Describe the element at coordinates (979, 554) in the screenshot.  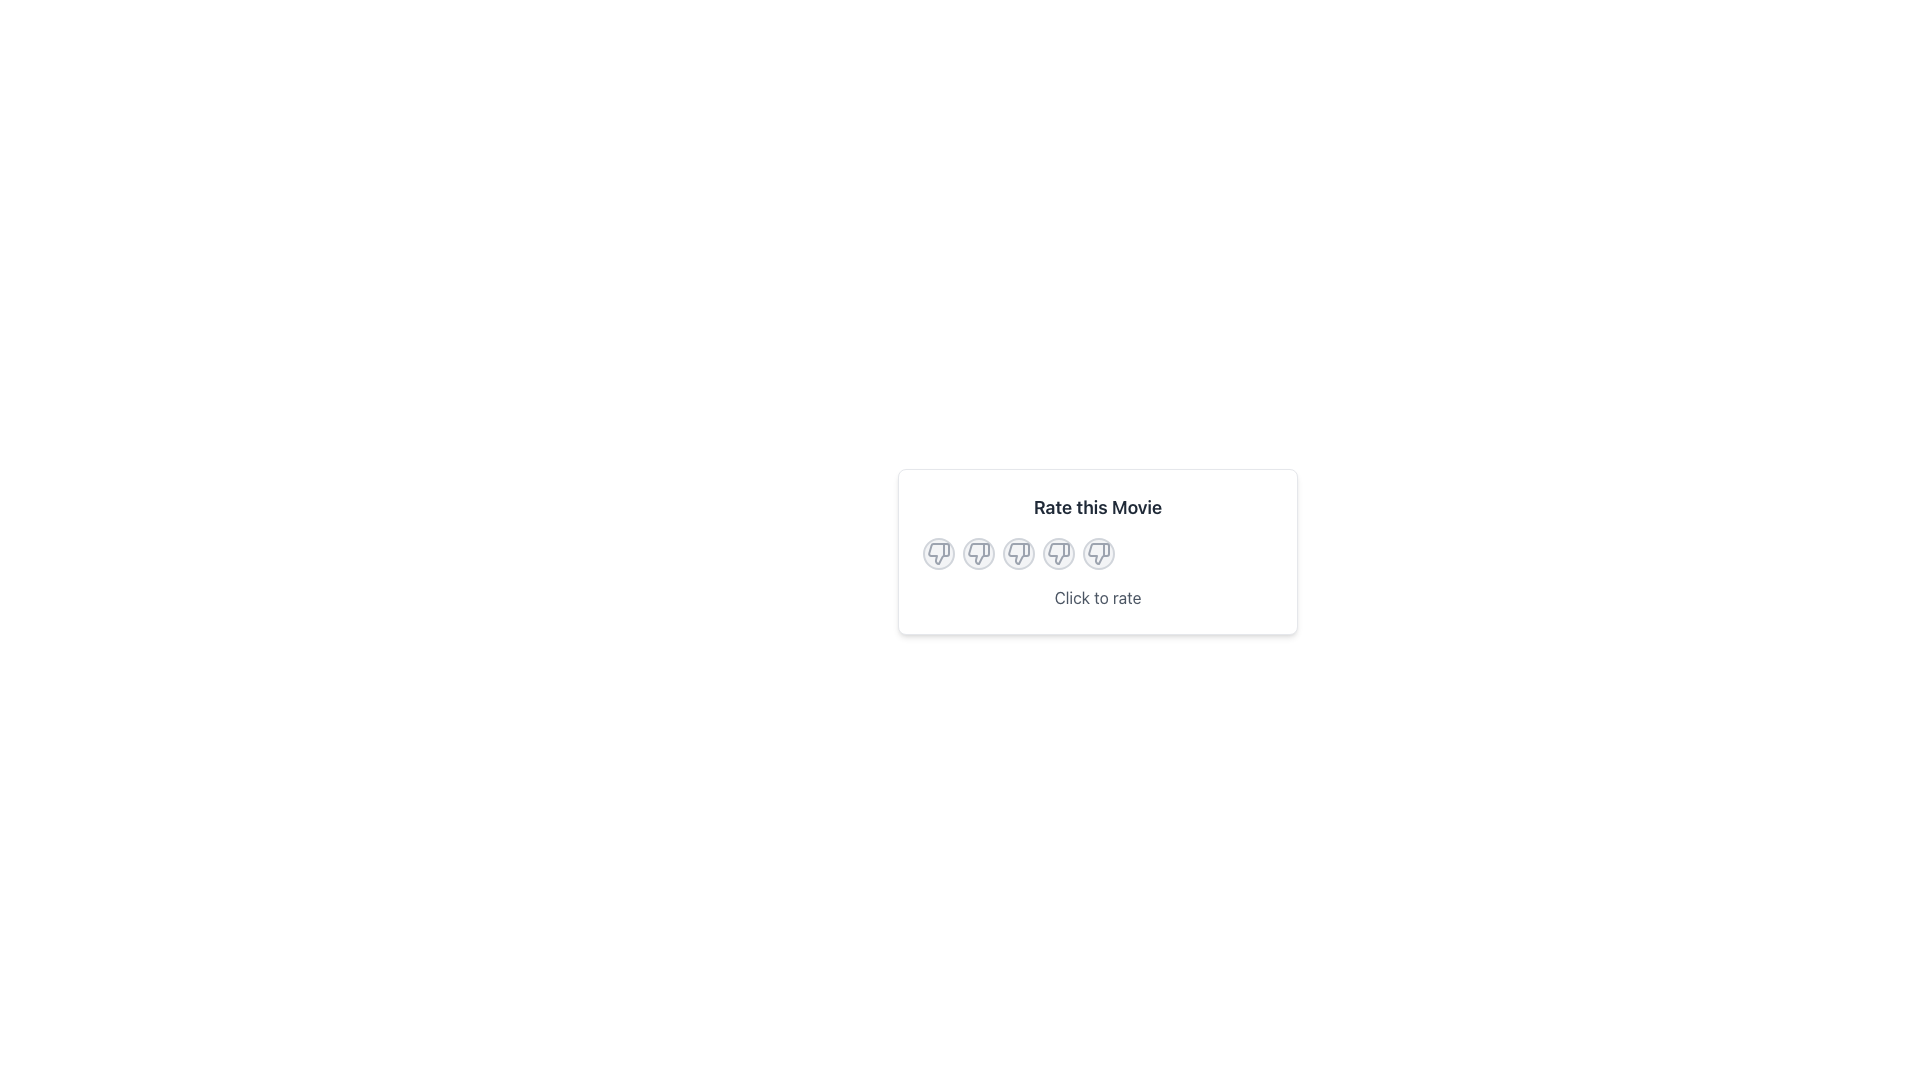
I see `the thumbs down icon to provide negative feedback, which is the second icon in a row of similar rating options` at that location.